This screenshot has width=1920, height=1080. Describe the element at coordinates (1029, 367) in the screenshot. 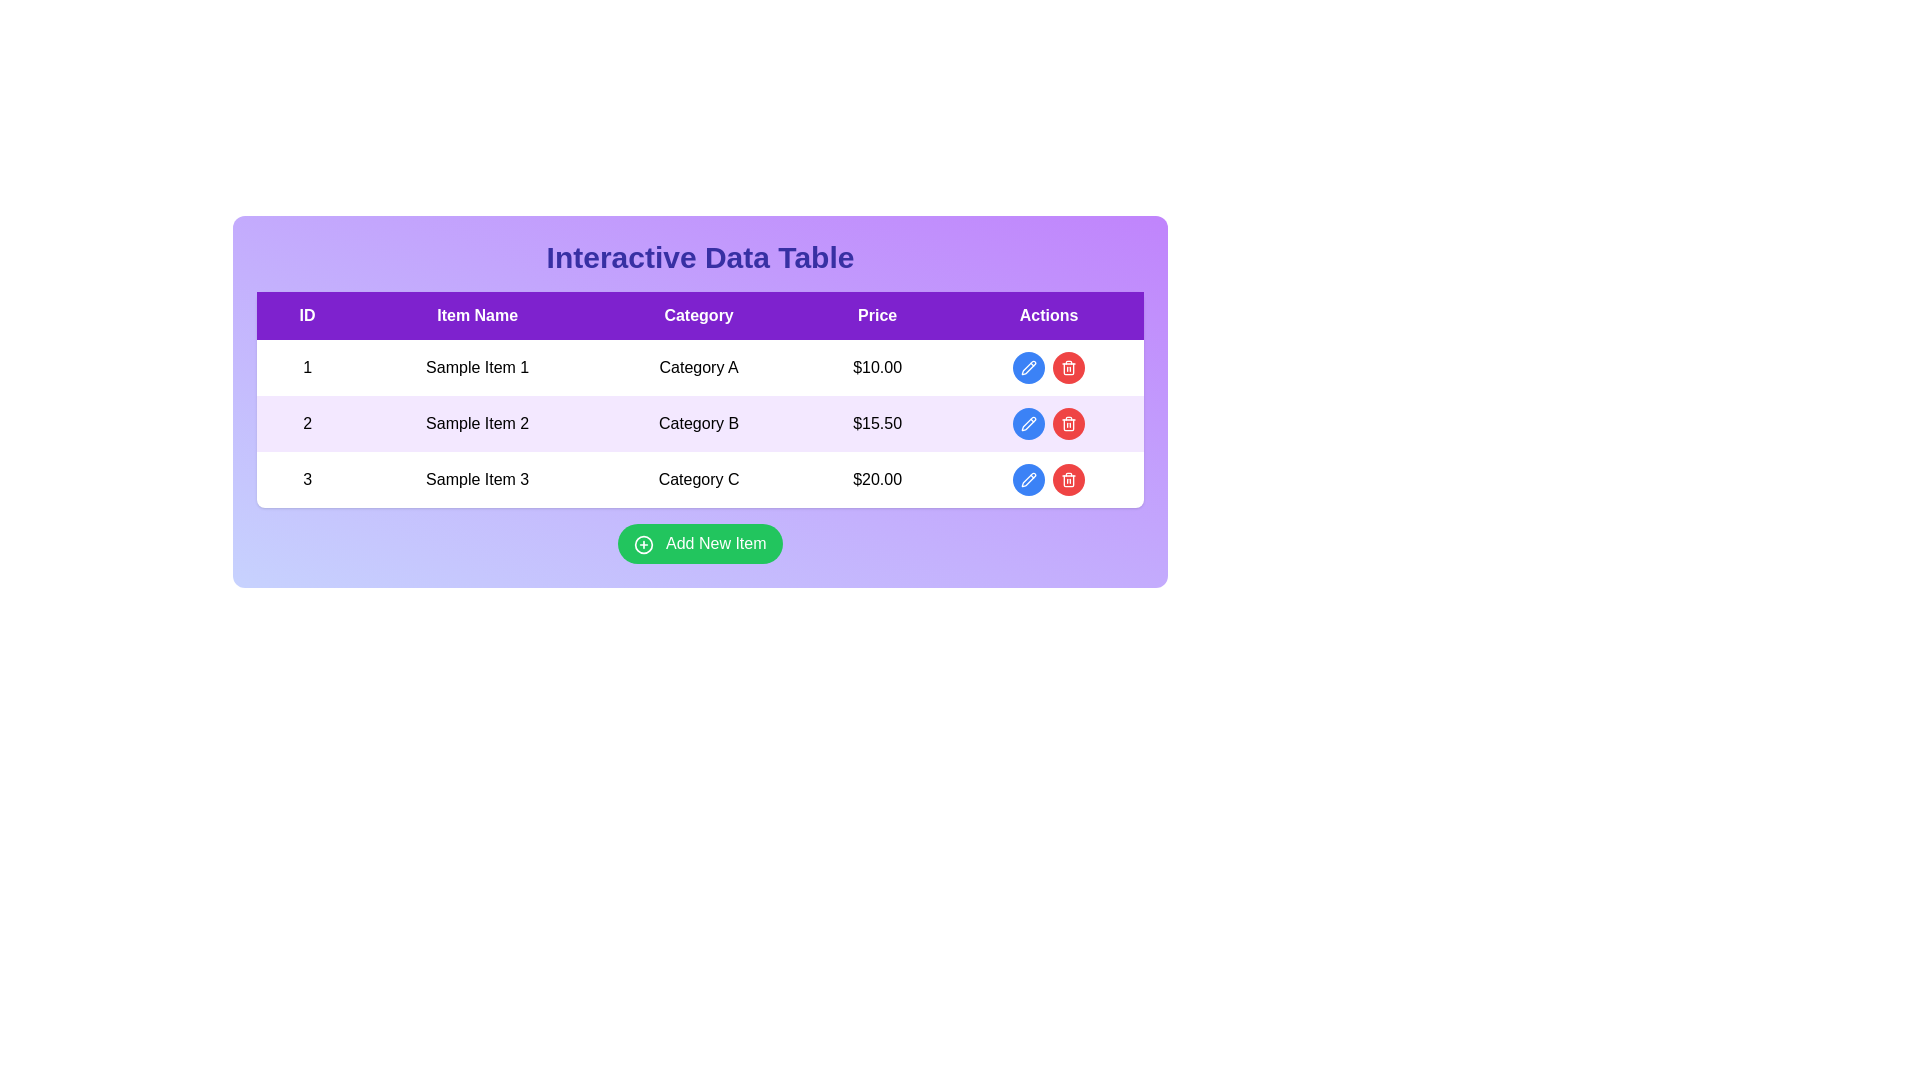

I see `the blue circular button with a white pencil icon in the 'Actions' column of the interactive data table` at that location.